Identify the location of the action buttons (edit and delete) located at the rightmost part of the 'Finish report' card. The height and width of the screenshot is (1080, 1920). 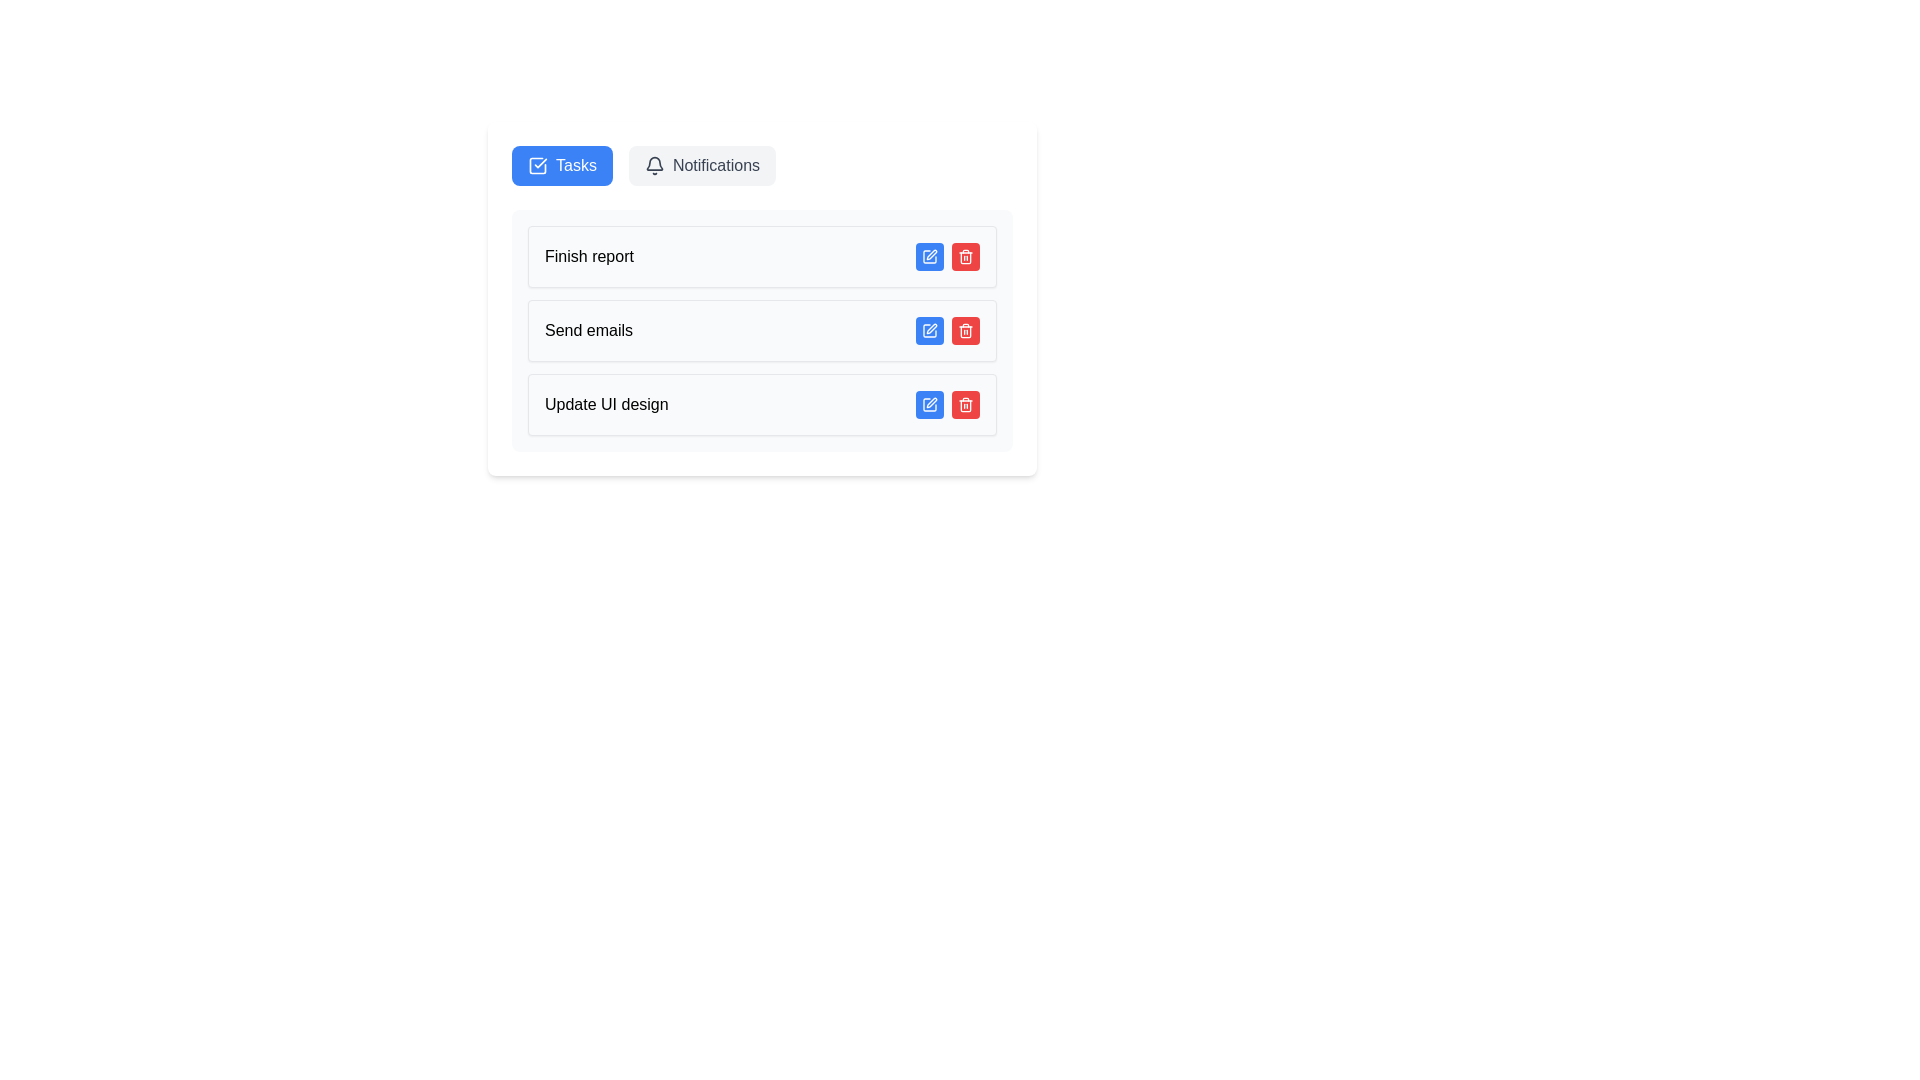
(947, 256).